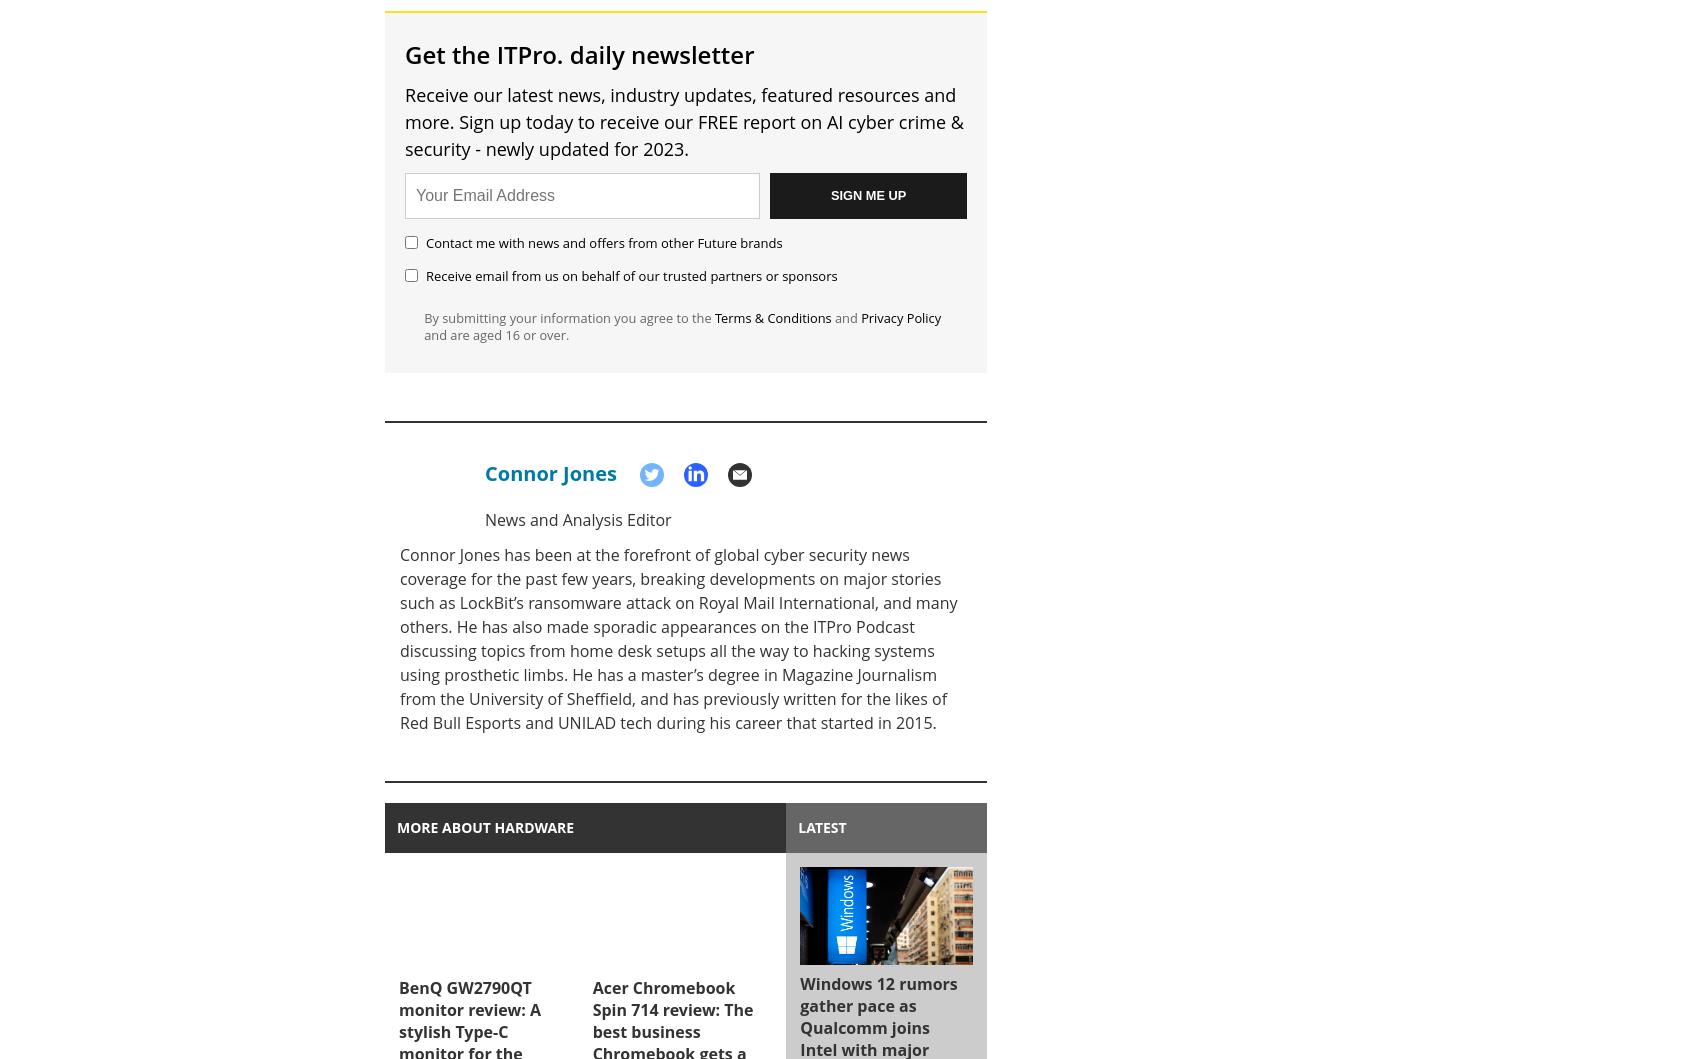  I want to click on 'Receive our latest news, industry updates, featured resources and more. Sign up today to receive our FREE report on AI cyber crime & security - newly updated for 2023.', so click(405, 120).